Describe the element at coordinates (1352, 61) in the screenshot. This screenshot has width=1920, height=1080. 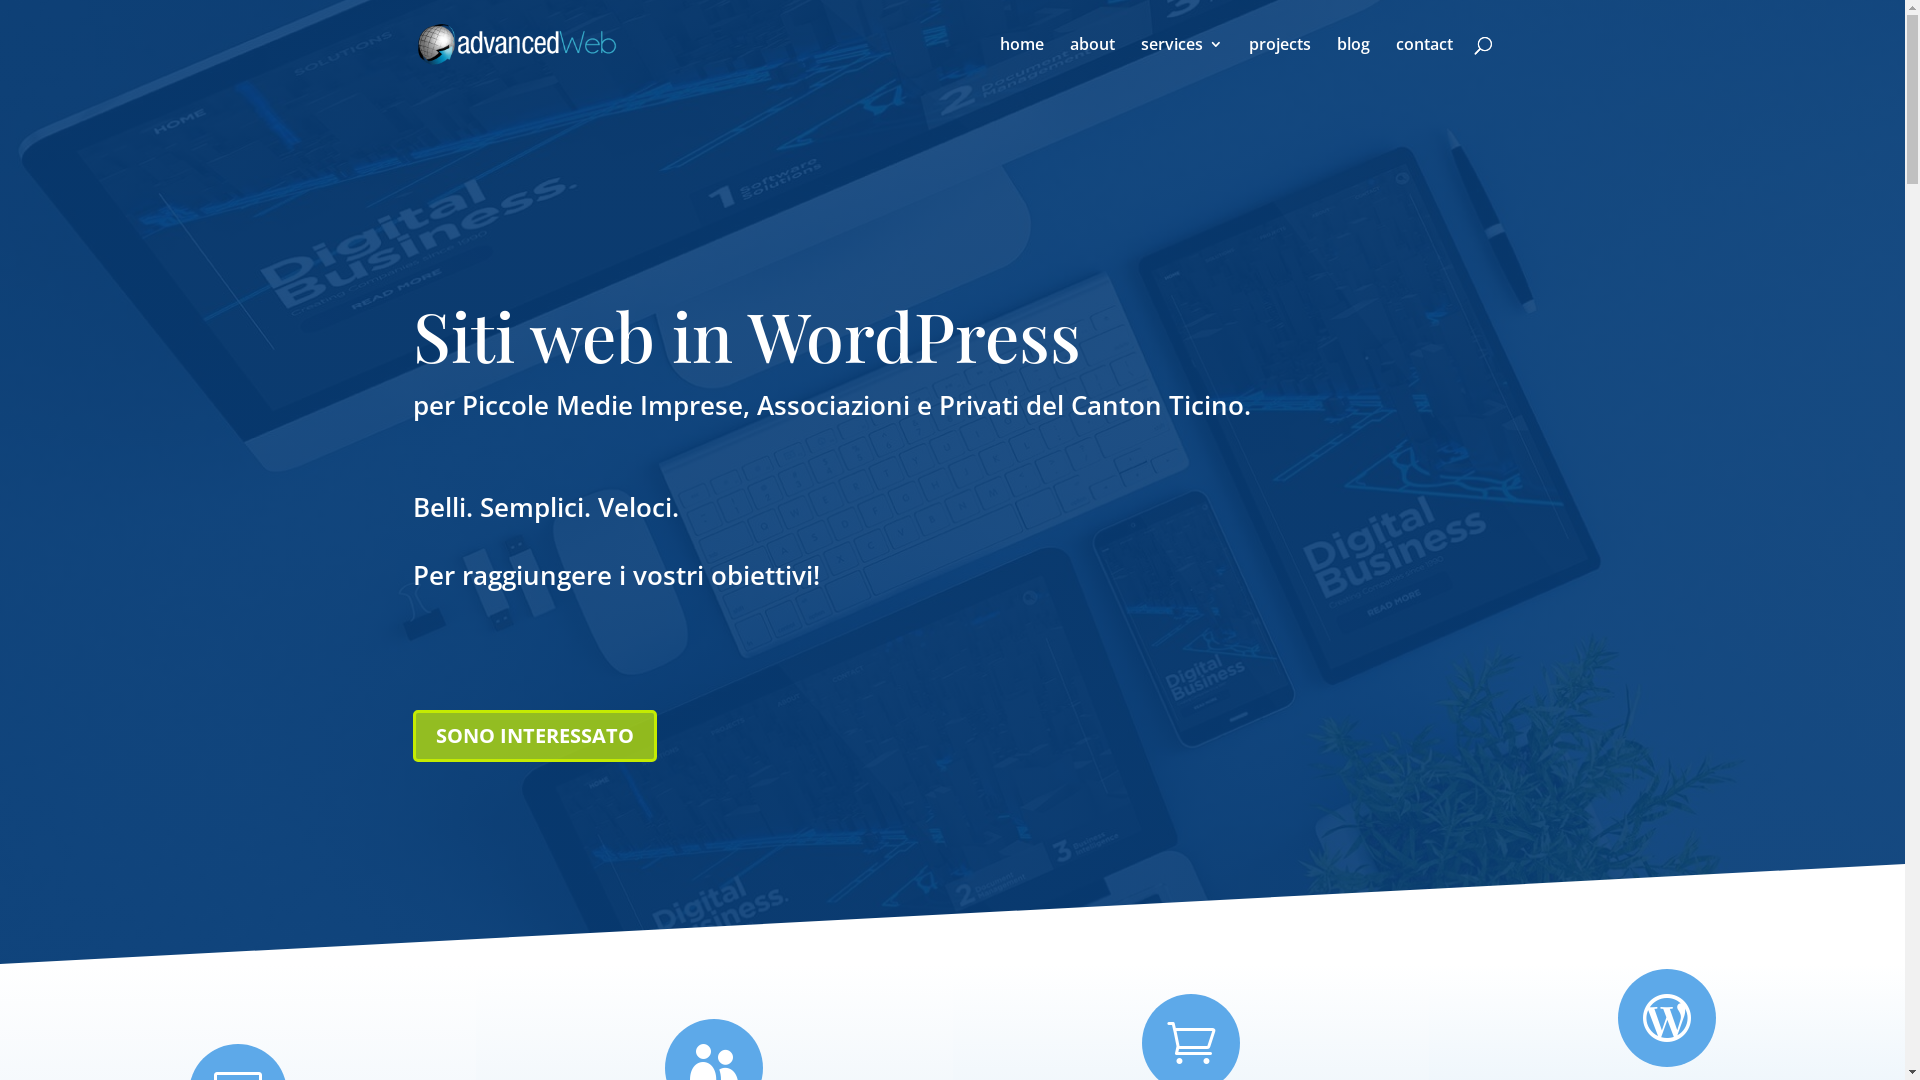
I see `'blog'` at that location.